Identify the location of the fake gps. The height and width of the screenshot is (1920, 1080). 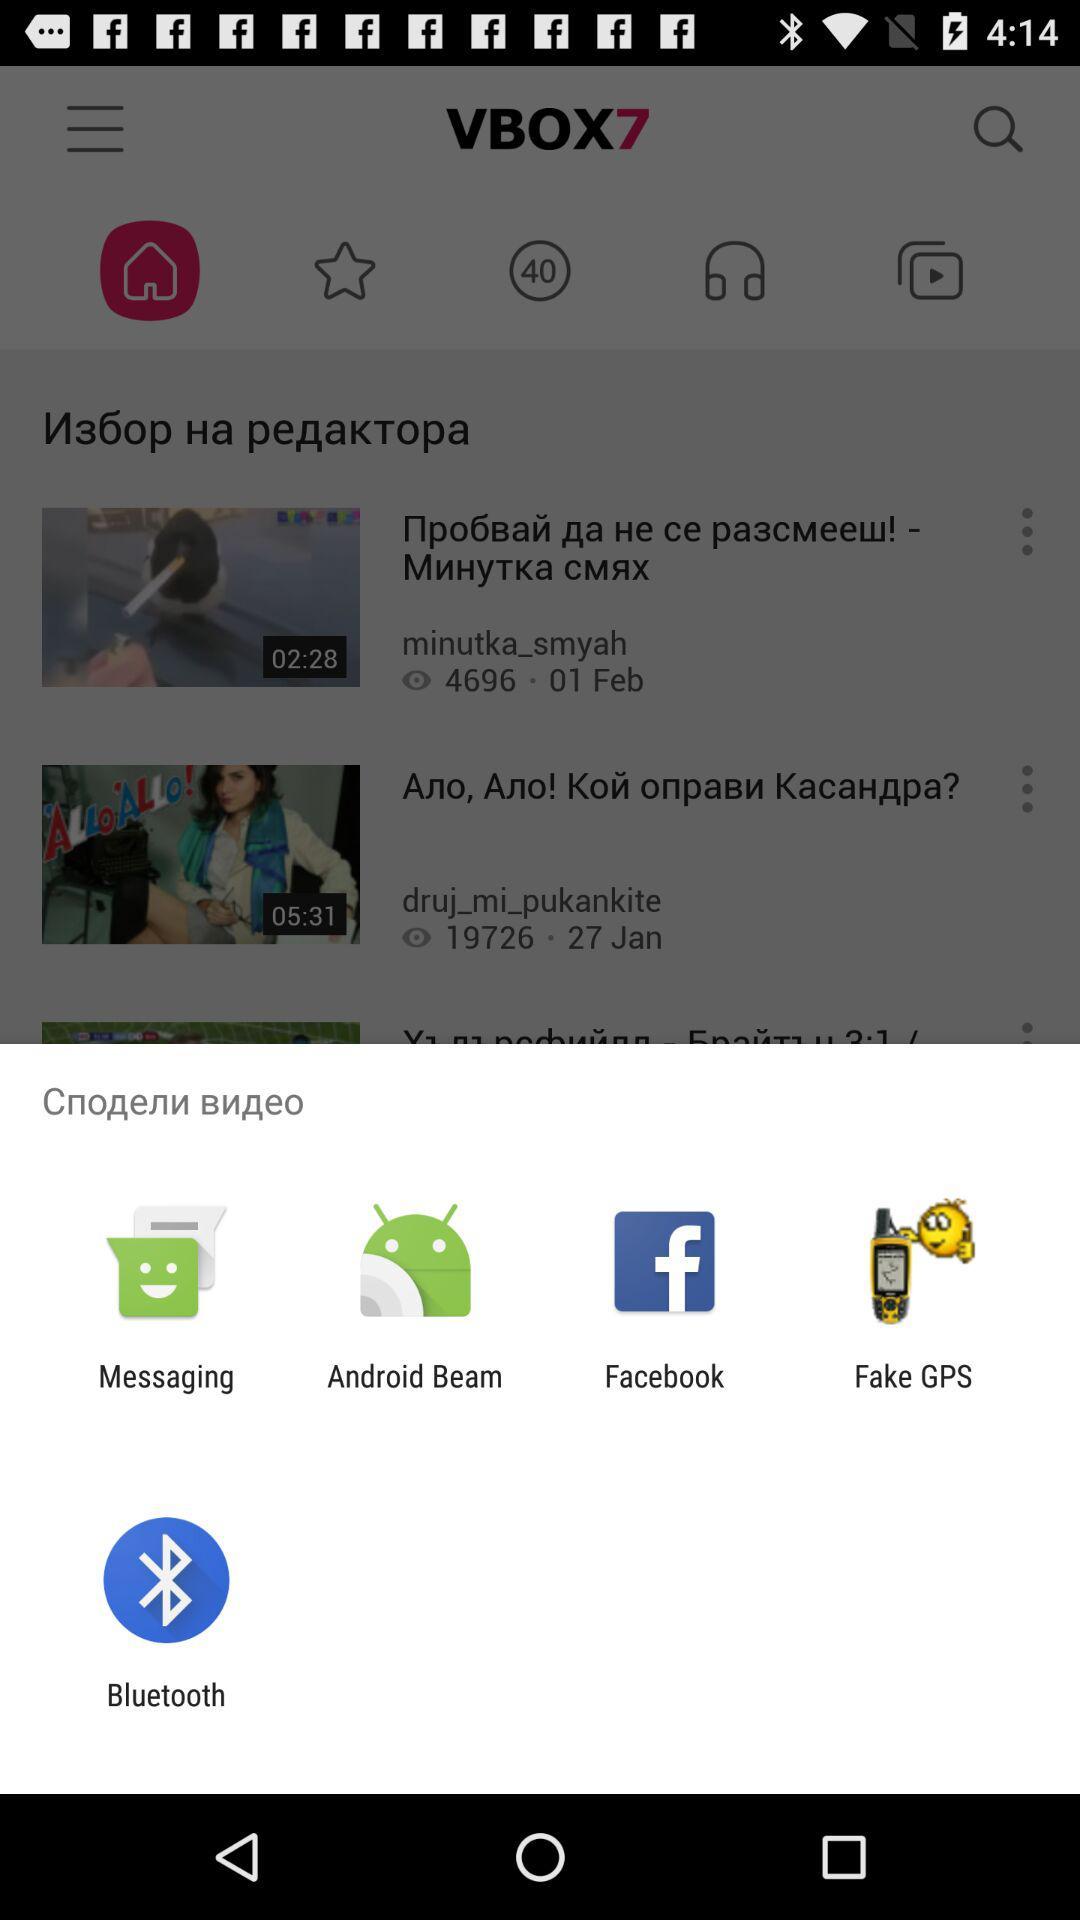
(913, 1392).